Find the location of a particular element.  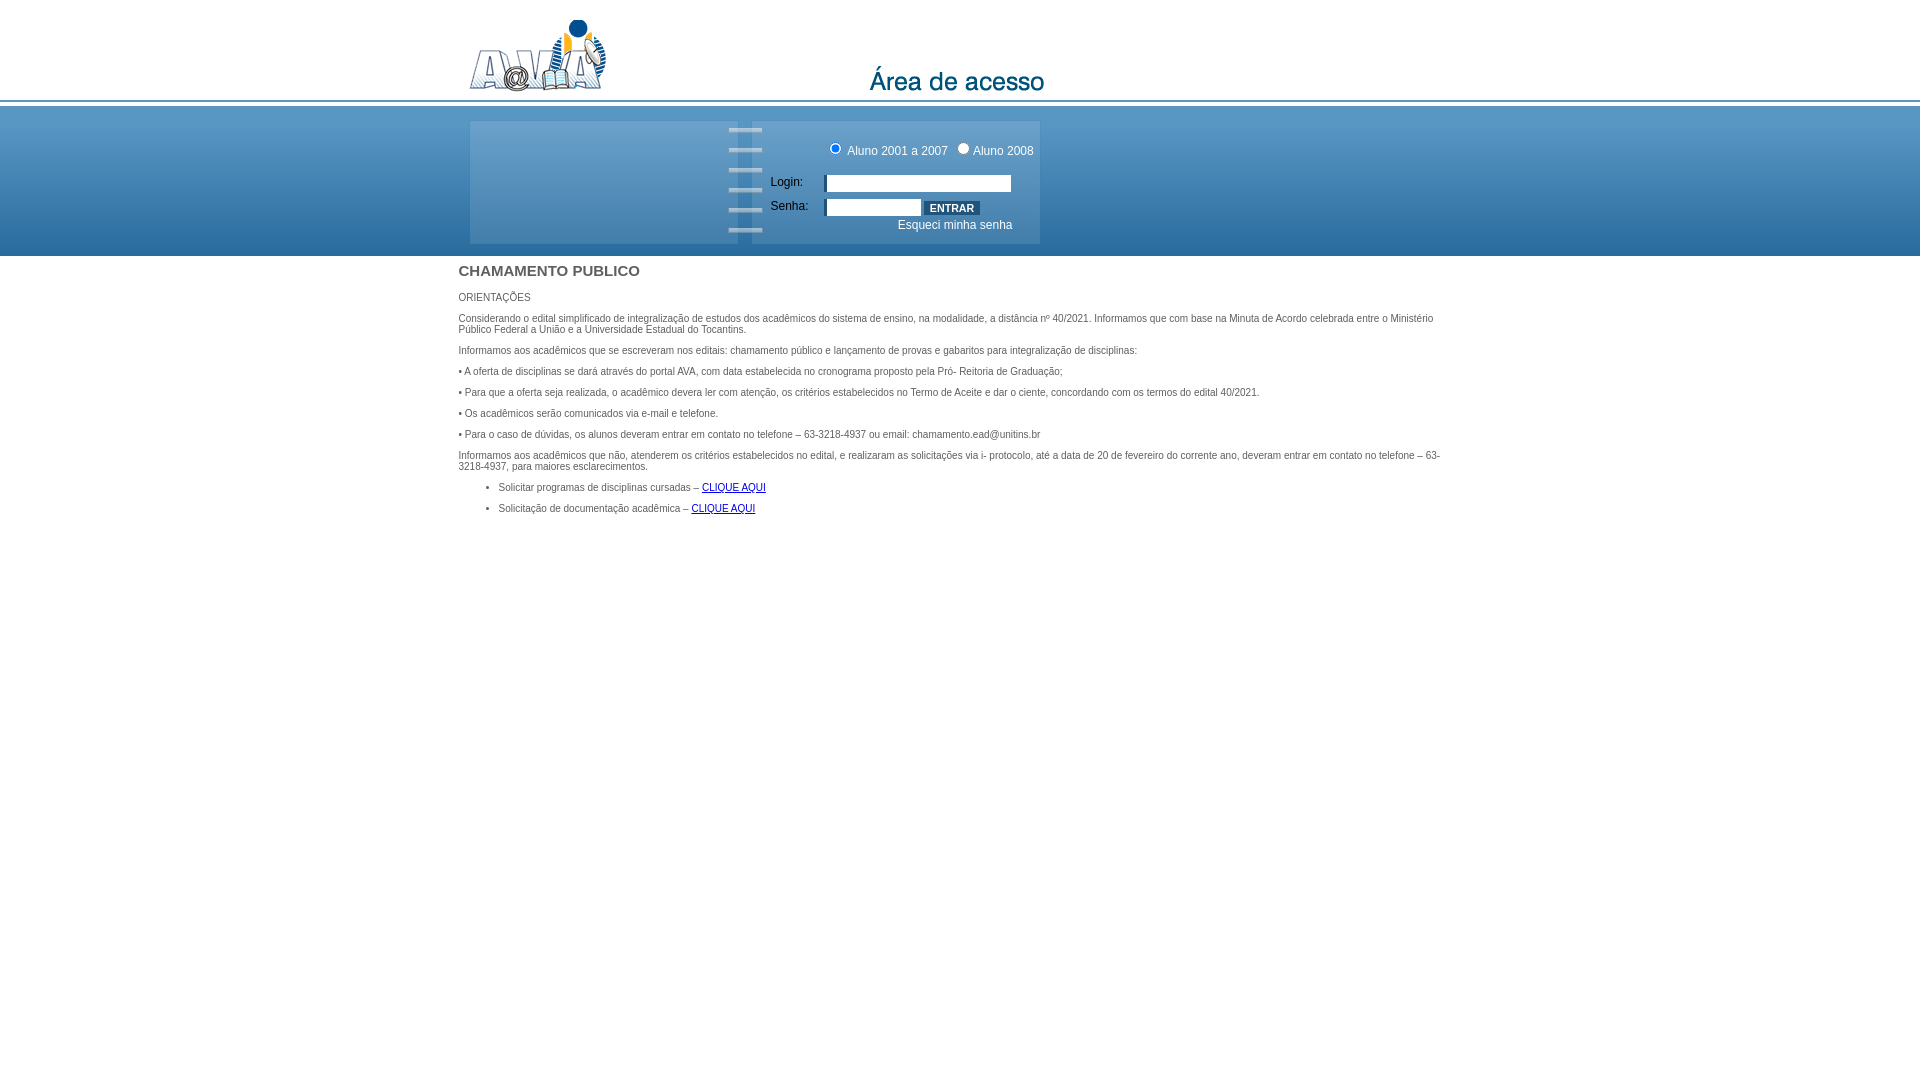

'CLIQUE AQUI' is located at coordinates (722, 507).